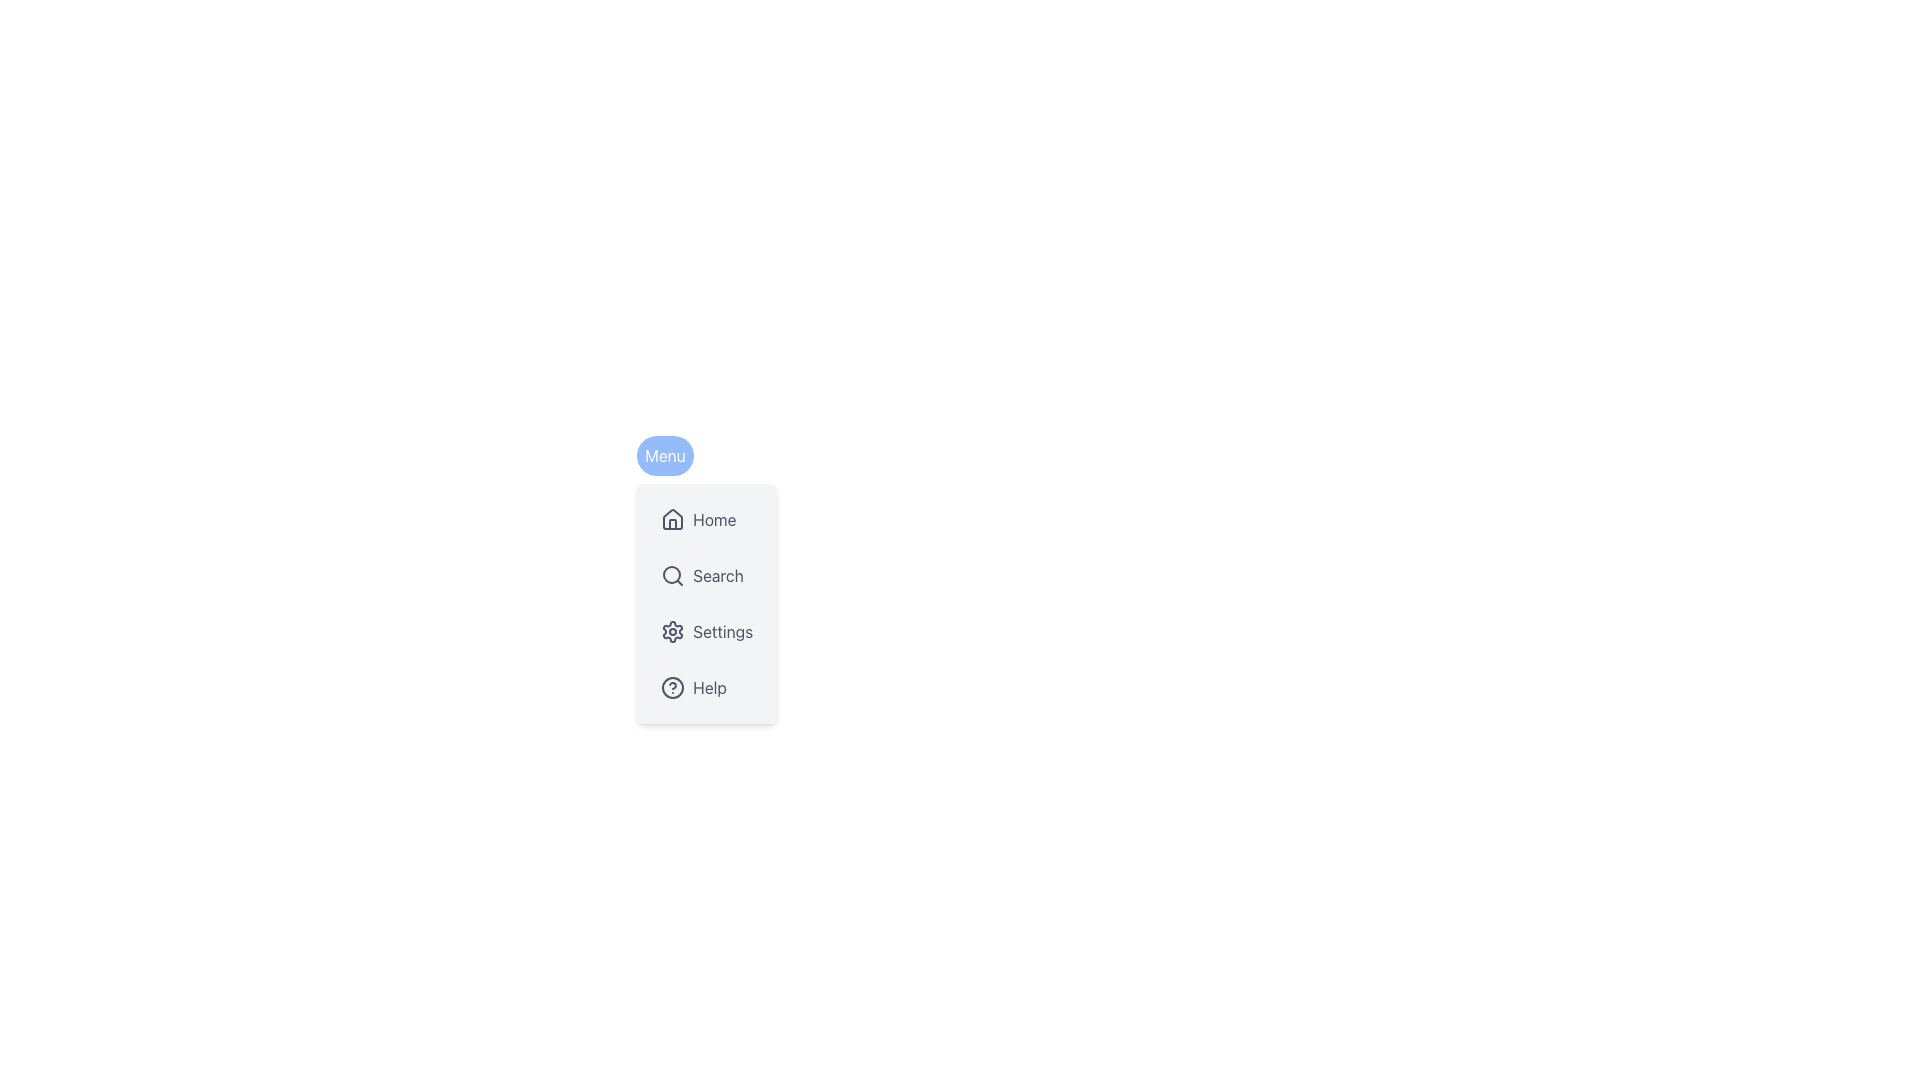  I want to click on the 'Help' menu item, which is the fourth item, so click(707, 686).